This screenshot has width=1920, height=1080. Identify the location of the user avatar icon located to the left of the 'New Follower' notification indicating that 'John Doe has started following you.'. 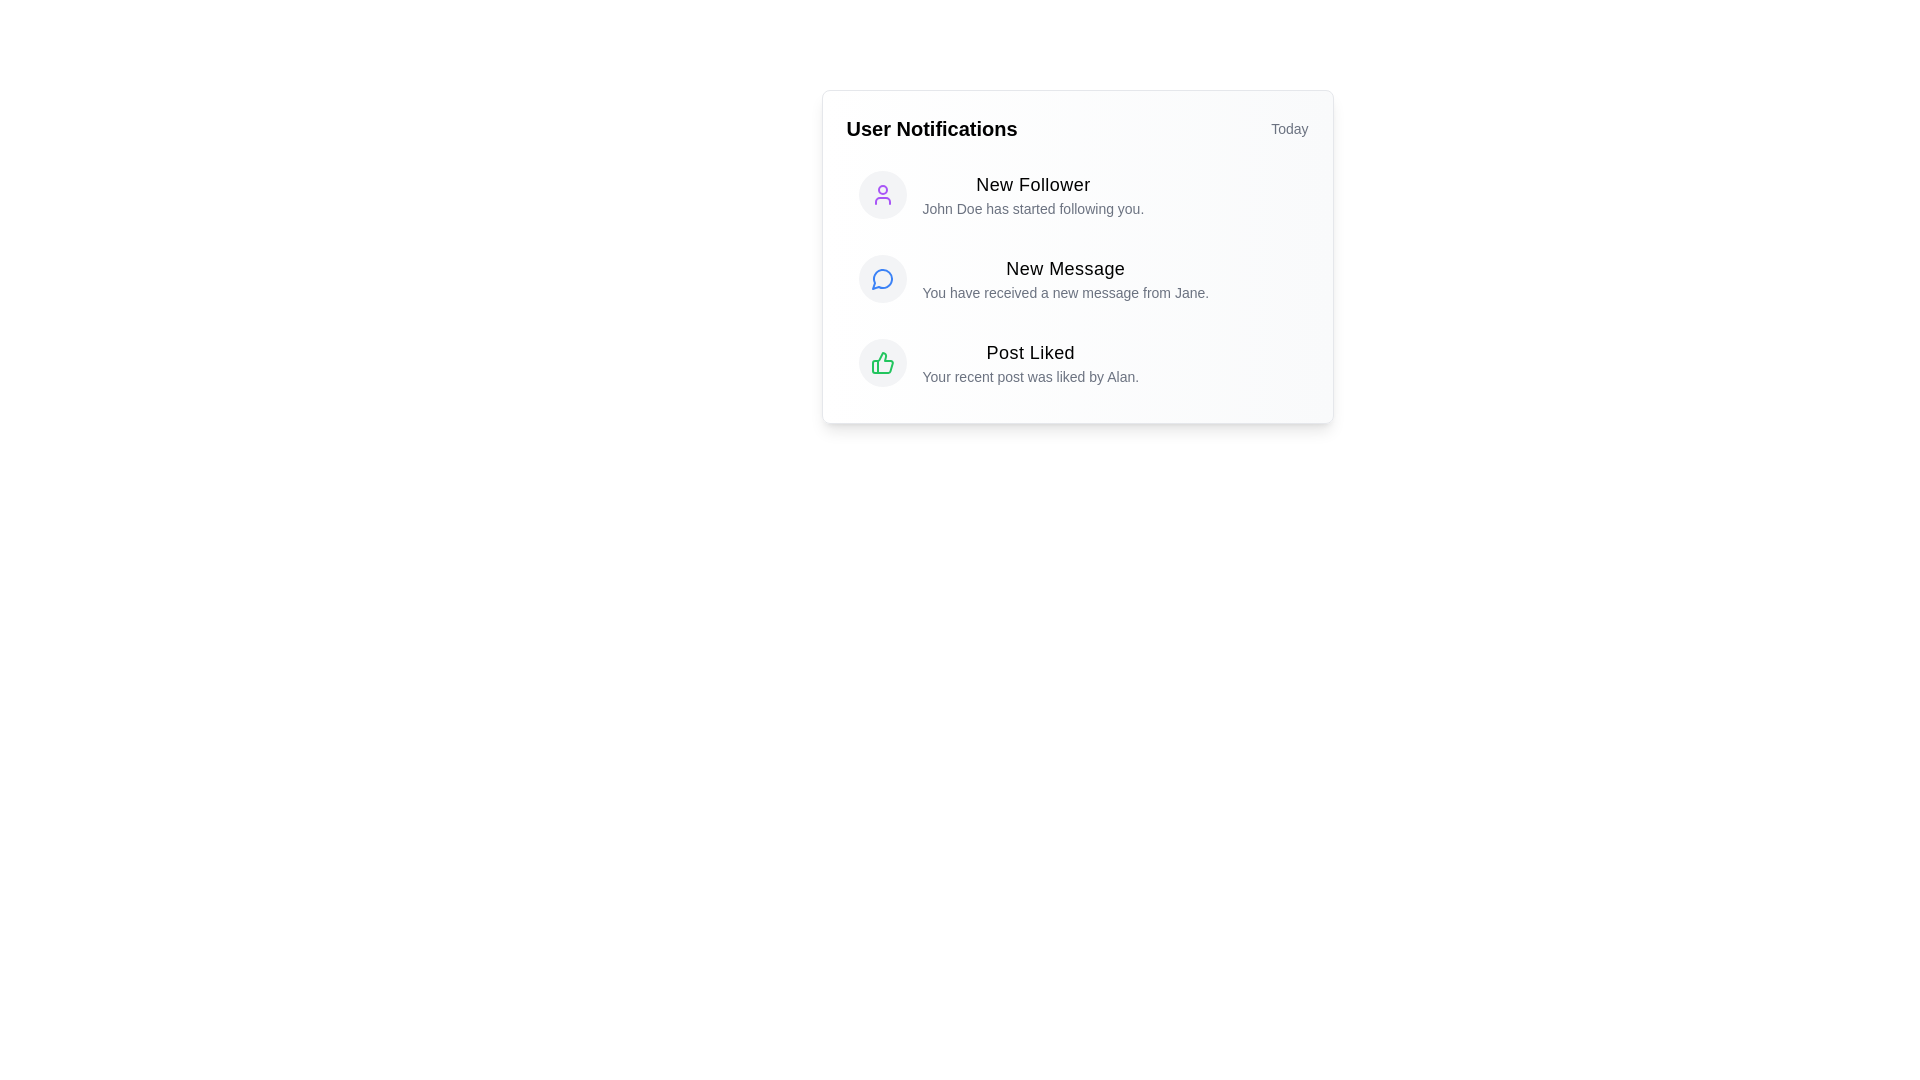
(881, 195).